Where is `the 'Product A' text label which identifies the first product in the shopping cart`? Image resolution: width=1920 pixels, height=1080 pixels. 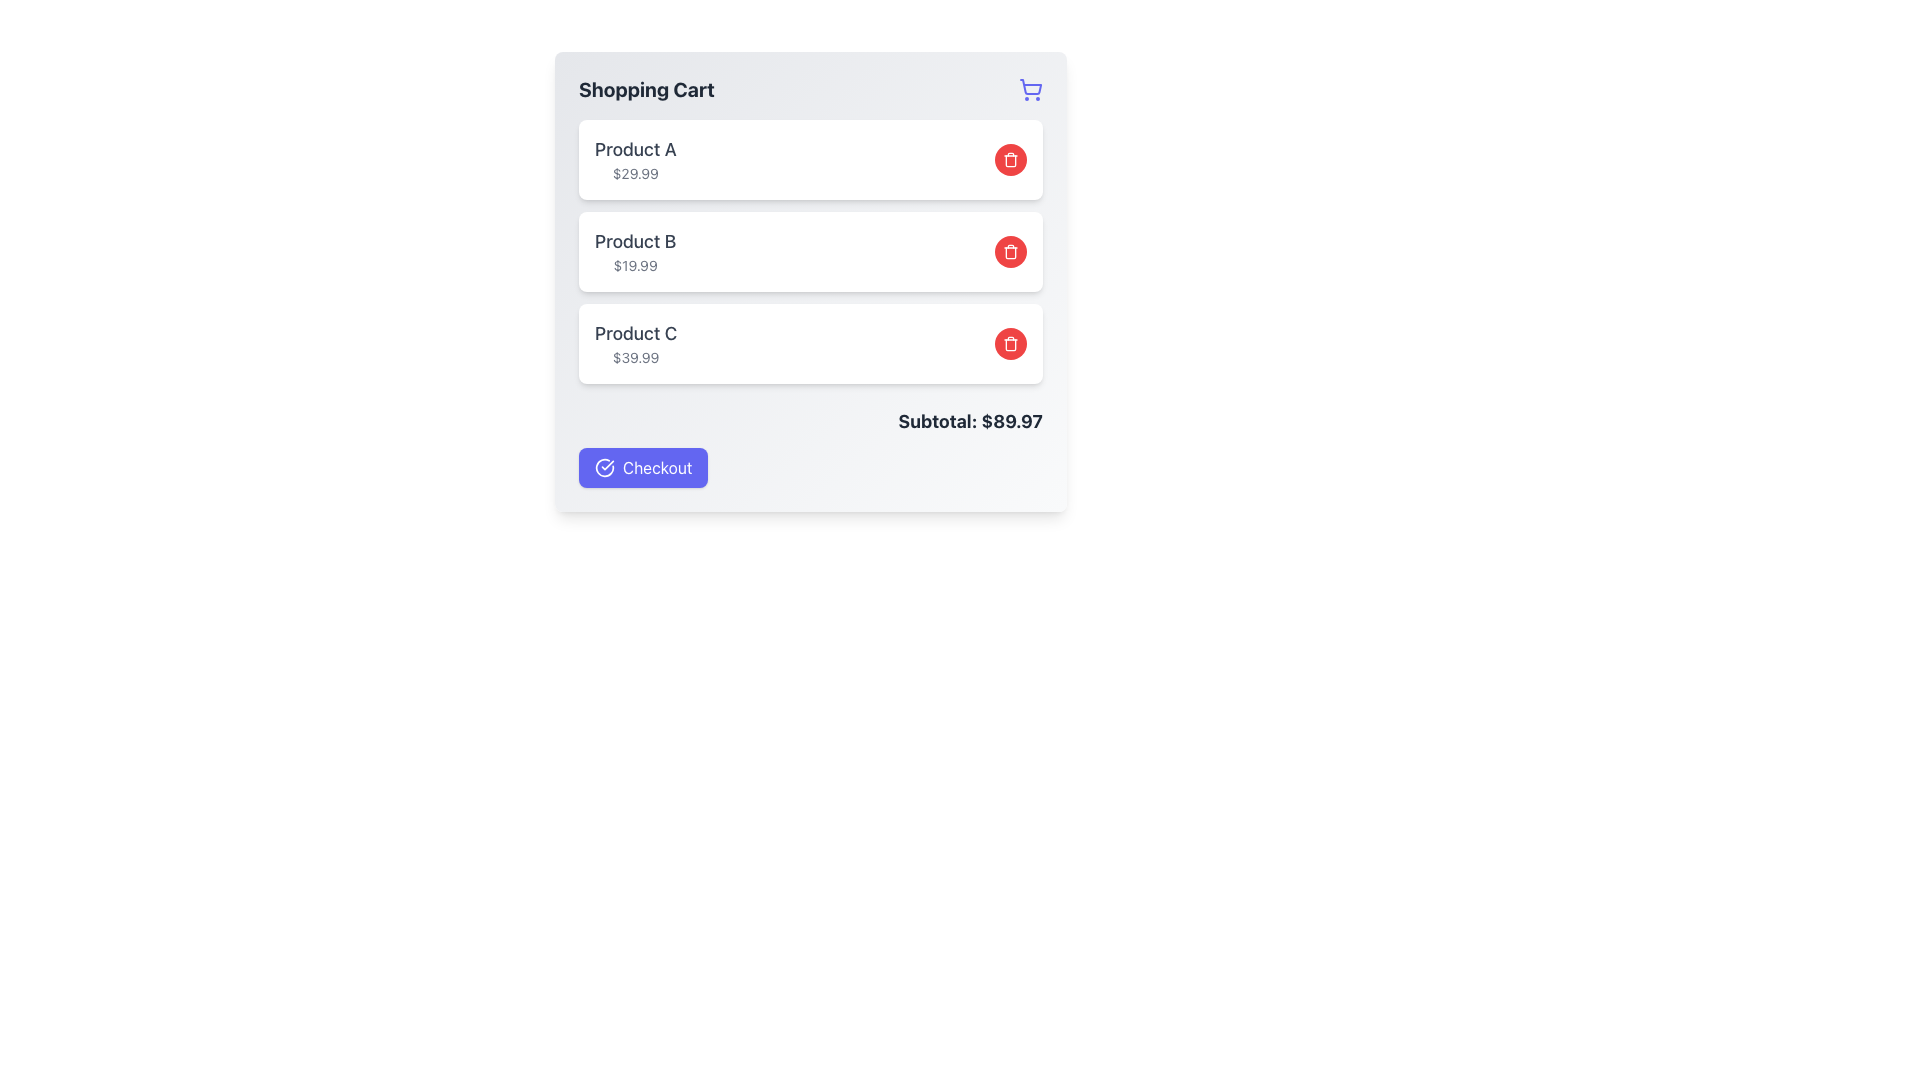 the 'Product A' text label which identifies the first product in the shopping cart is located at coordinates (634, 149).